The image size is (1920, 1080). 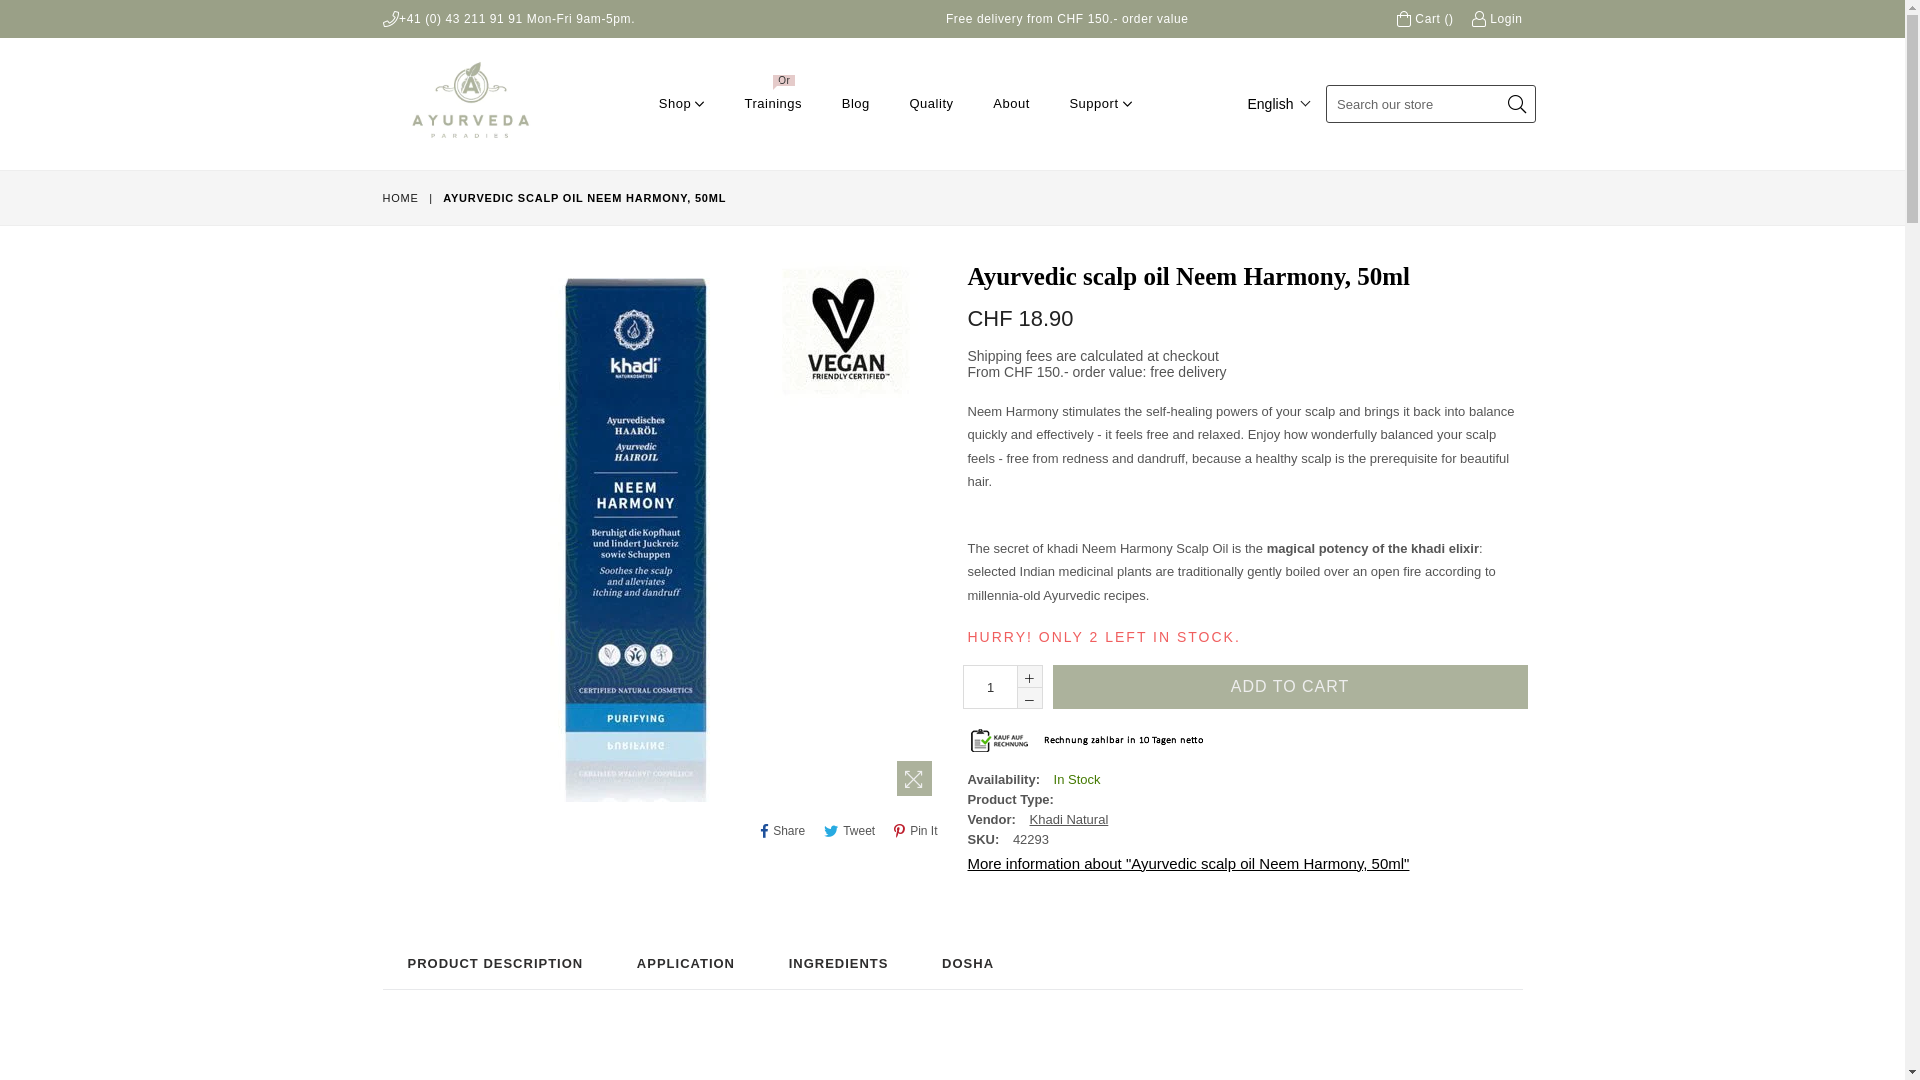 What do you see at coordinates (1497, 18) in the screenshot?
I see `'Login'` at bounding box center [1497, 18].